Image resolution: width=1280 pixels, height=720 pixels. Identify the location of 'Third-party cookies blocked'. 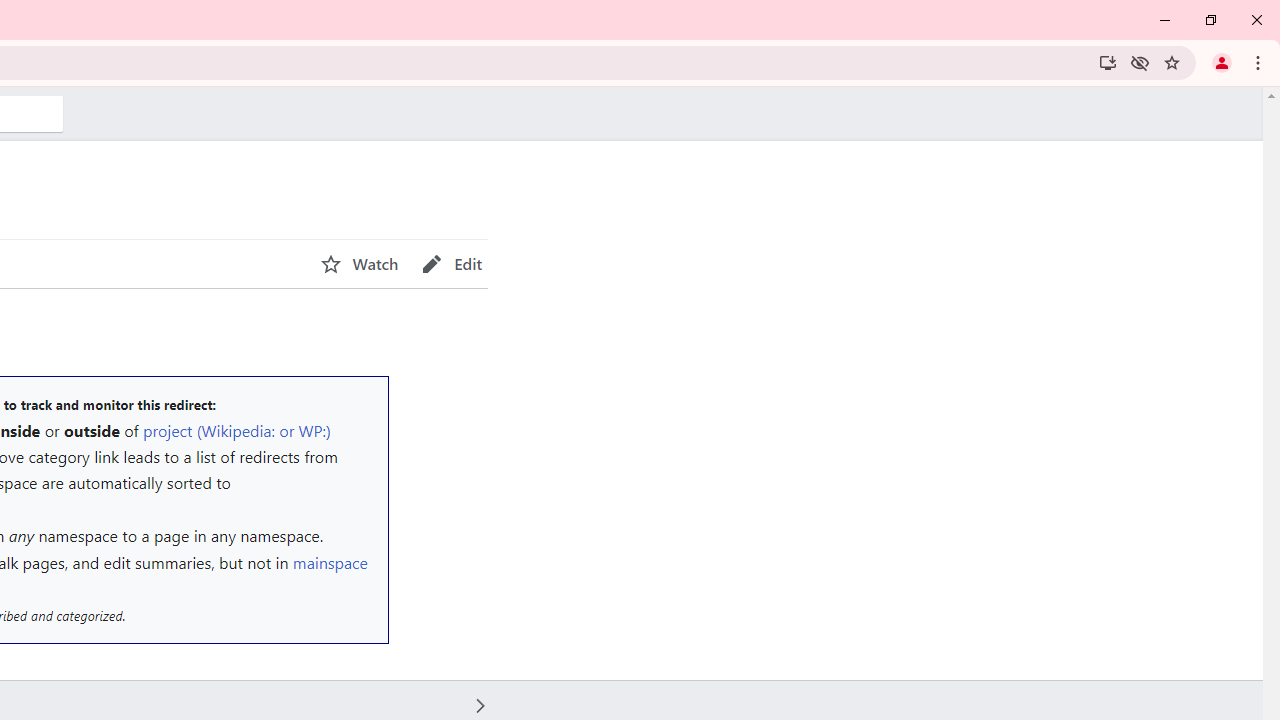
(1139, 61).